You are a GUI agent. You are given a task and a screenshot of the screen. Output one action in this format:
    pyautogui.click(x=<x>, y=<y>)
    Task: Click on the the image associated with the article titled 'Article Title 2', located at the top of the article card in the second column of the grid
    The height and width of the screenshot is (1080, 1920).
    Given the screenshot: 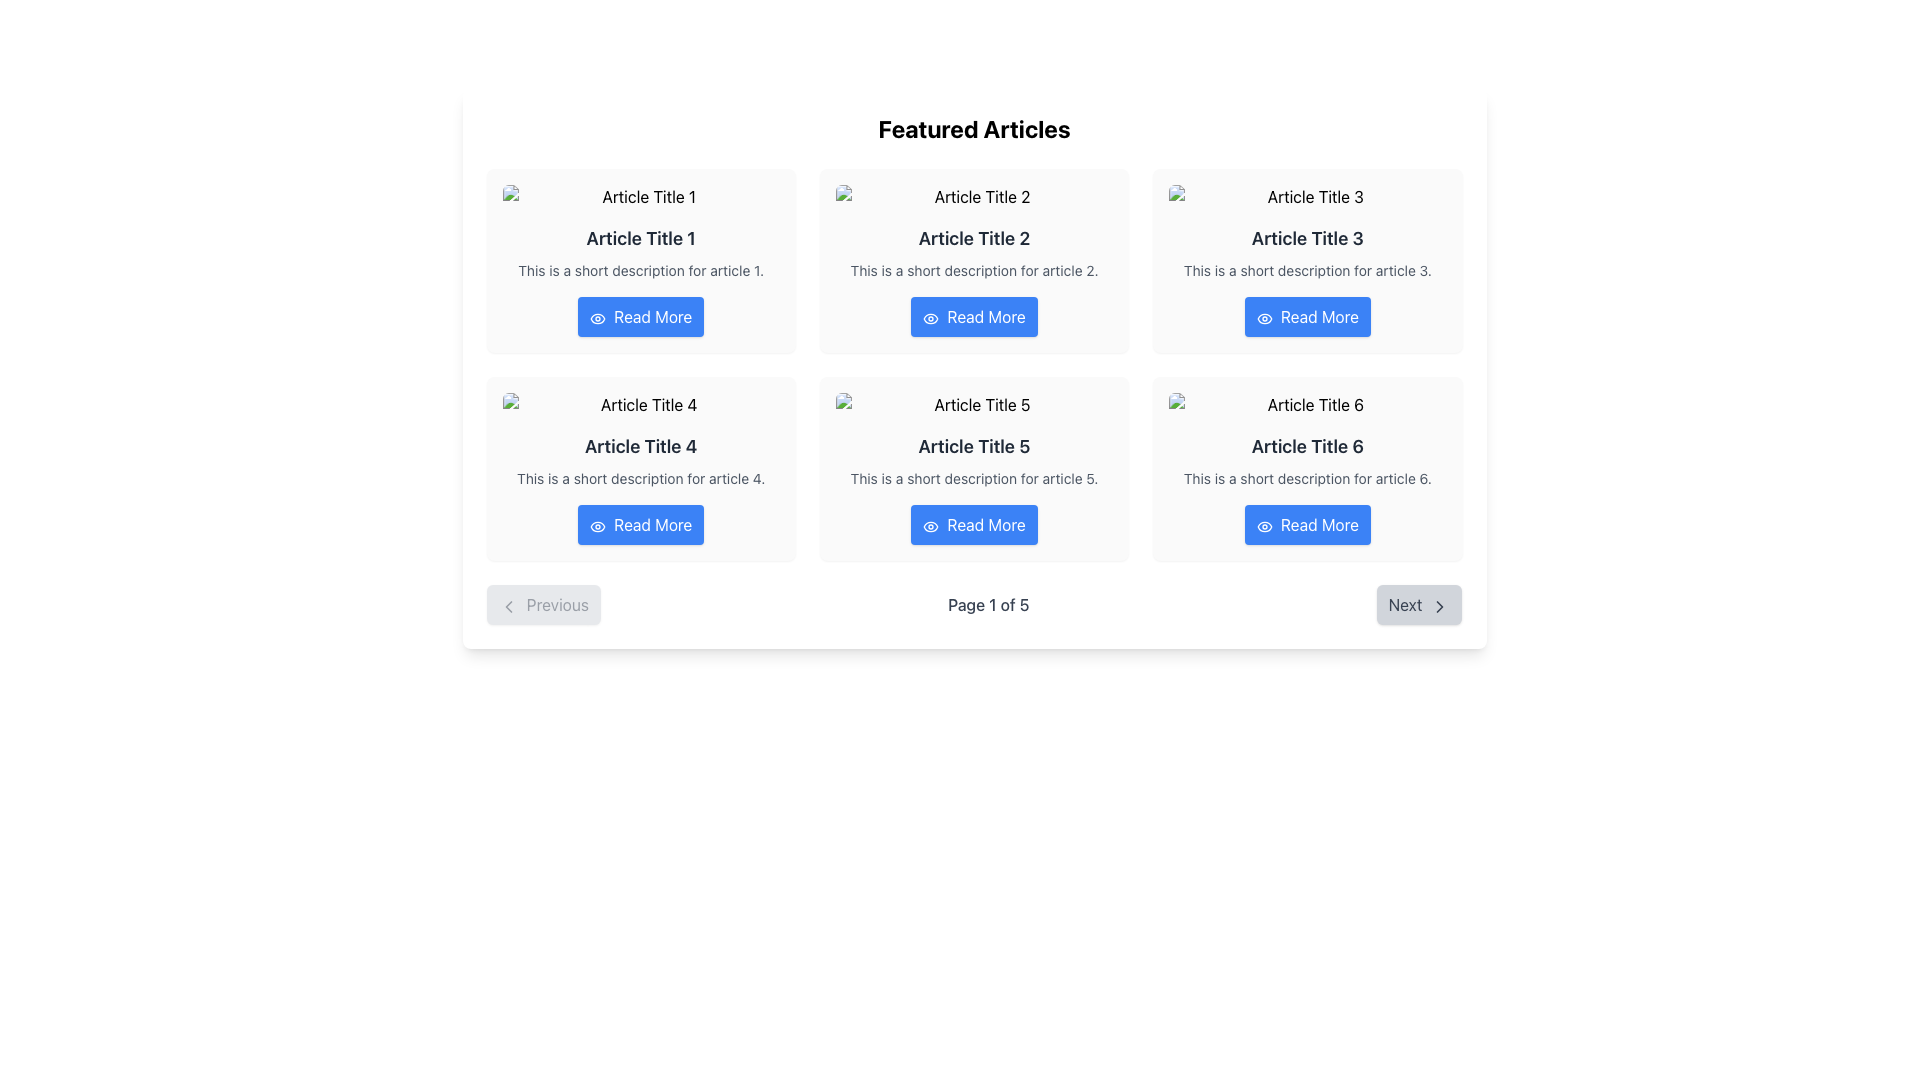 What is the action you would take?
    pyautogui.click(x=974, y=196)
    